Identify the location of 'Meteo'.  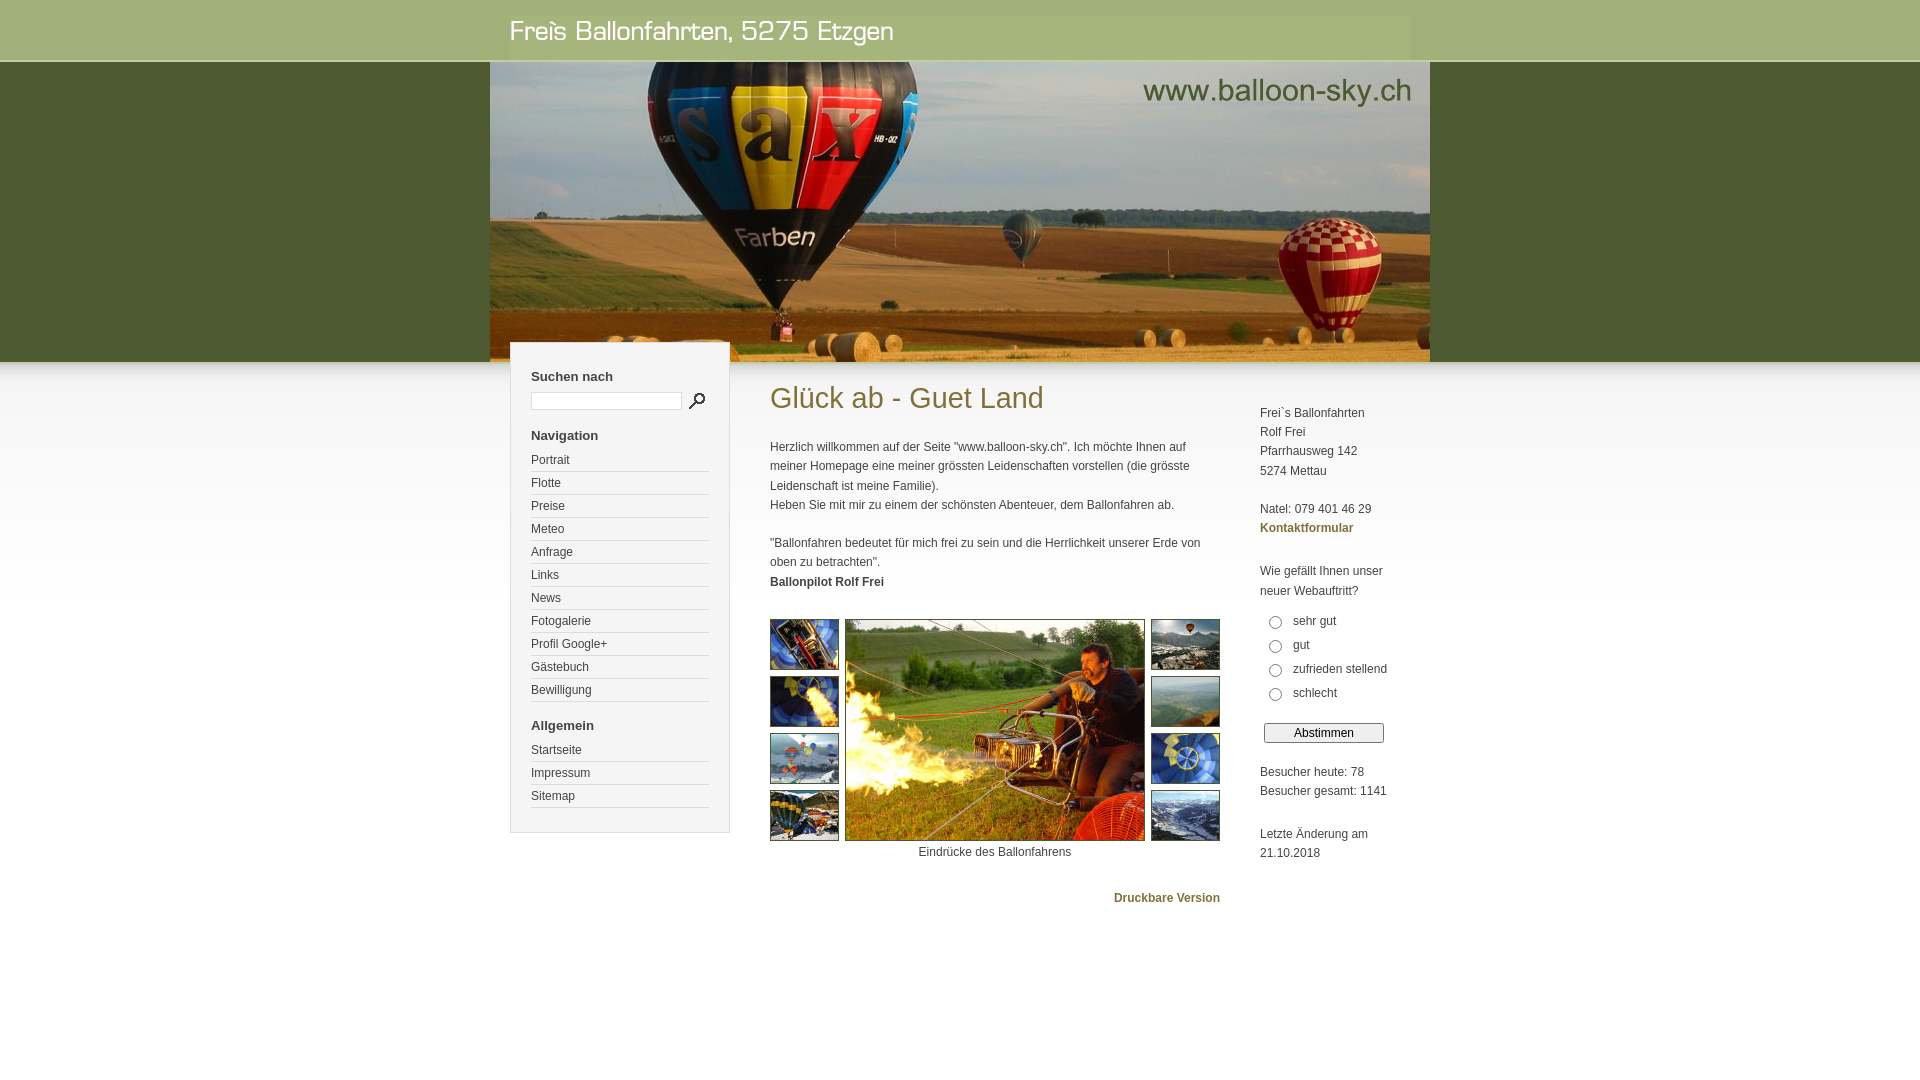
(618, 528).